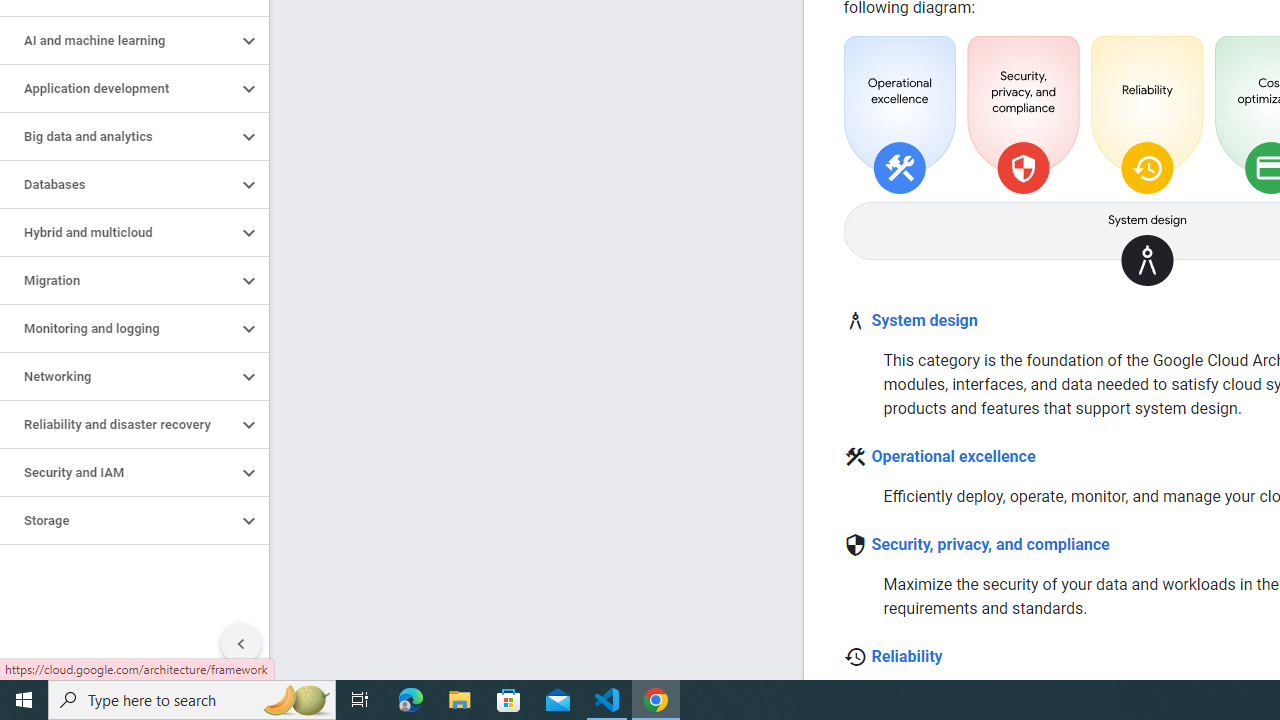  Describe the element at coordinates (117, 328) in the screenshot. I see `'Monitoring and logging'` at that location.